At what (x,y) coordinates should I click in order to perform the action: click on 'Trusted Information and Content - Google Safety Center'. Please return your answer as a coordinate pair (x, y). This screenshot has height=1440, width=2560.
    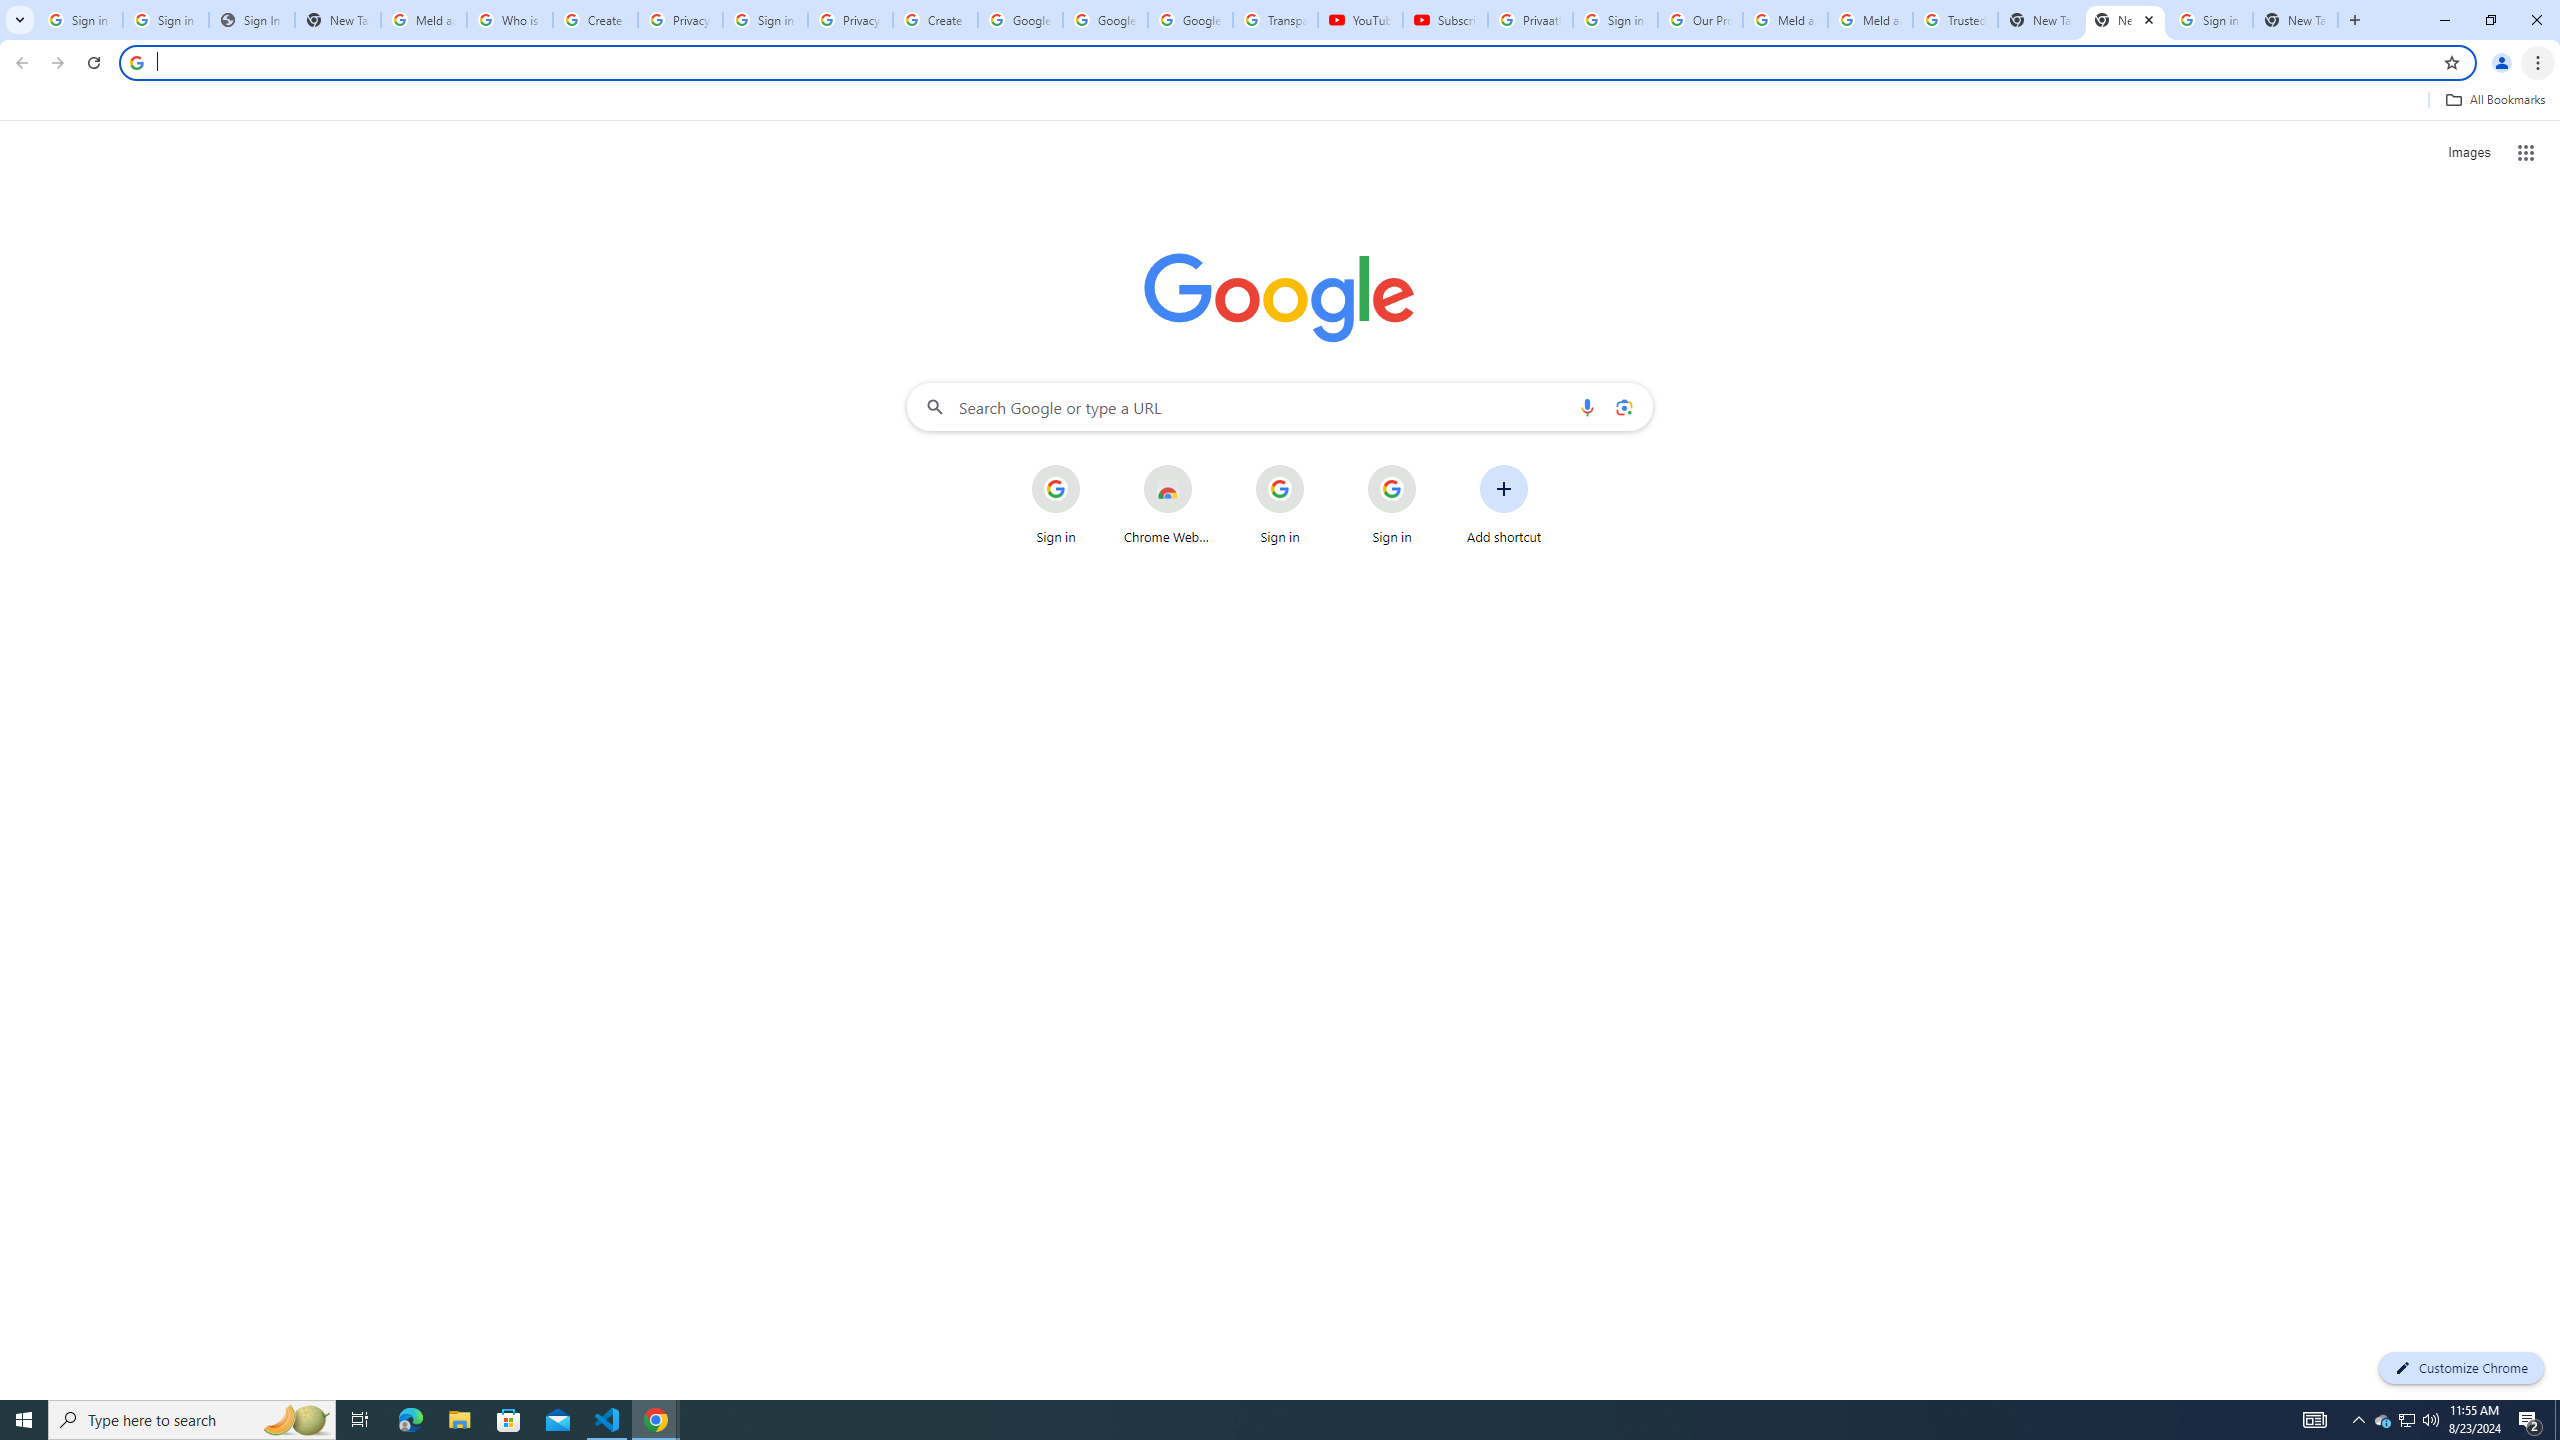
    Looking at the image, I should click on (1954, 19).